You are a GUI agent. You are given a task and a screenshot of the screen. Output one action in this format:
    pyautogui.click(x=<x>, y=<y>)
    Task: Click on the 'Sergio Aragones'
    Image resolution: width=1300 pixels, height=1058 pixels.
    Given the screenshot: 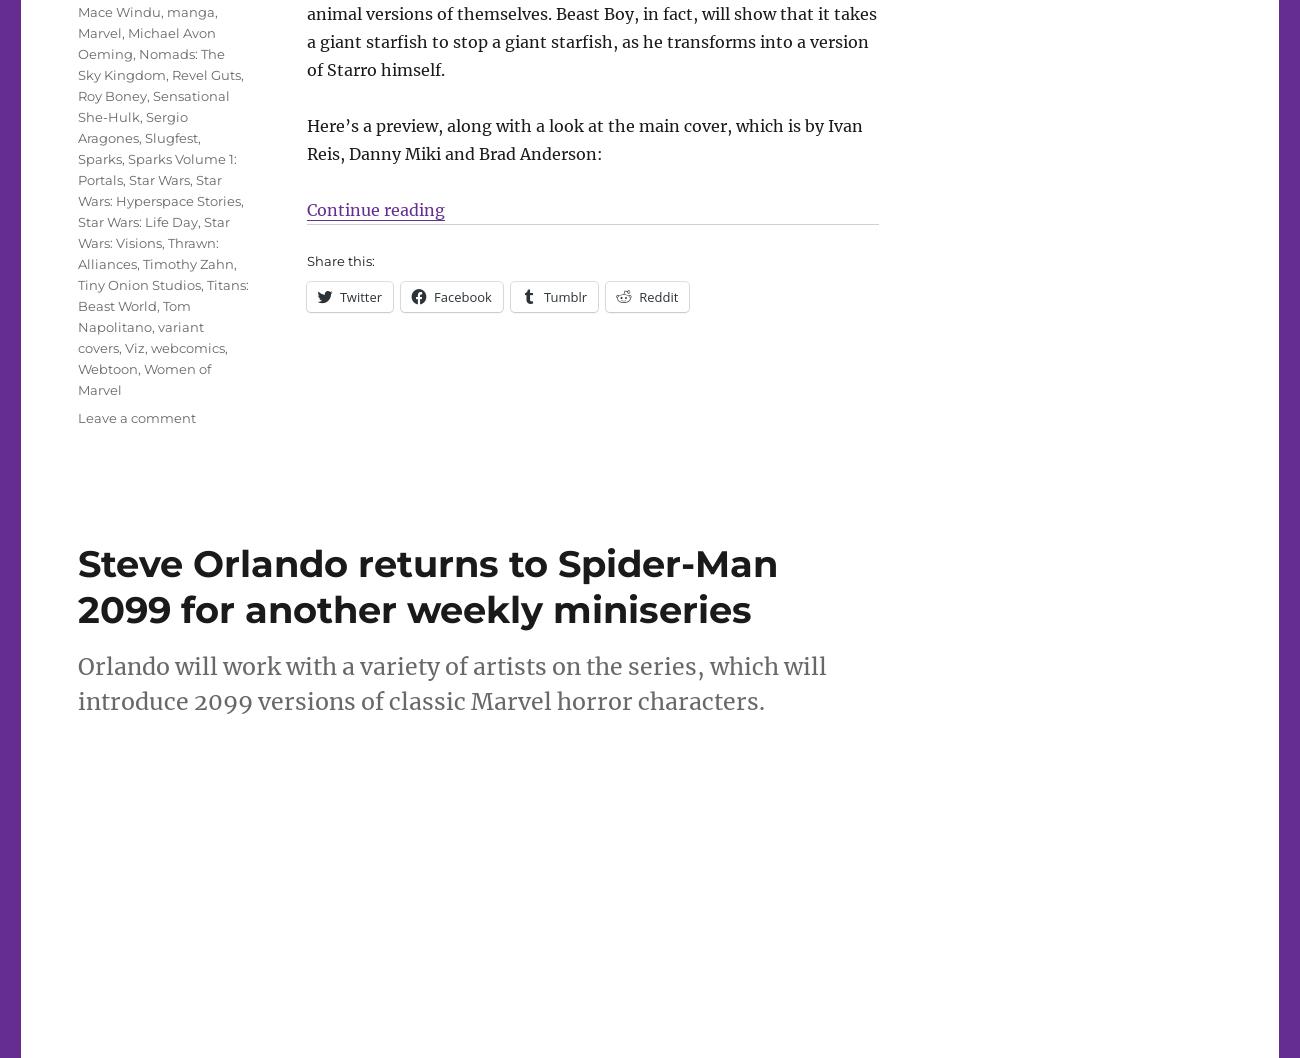 What is the action you would take?
    pyautogui.click(x=131, y=126)
    